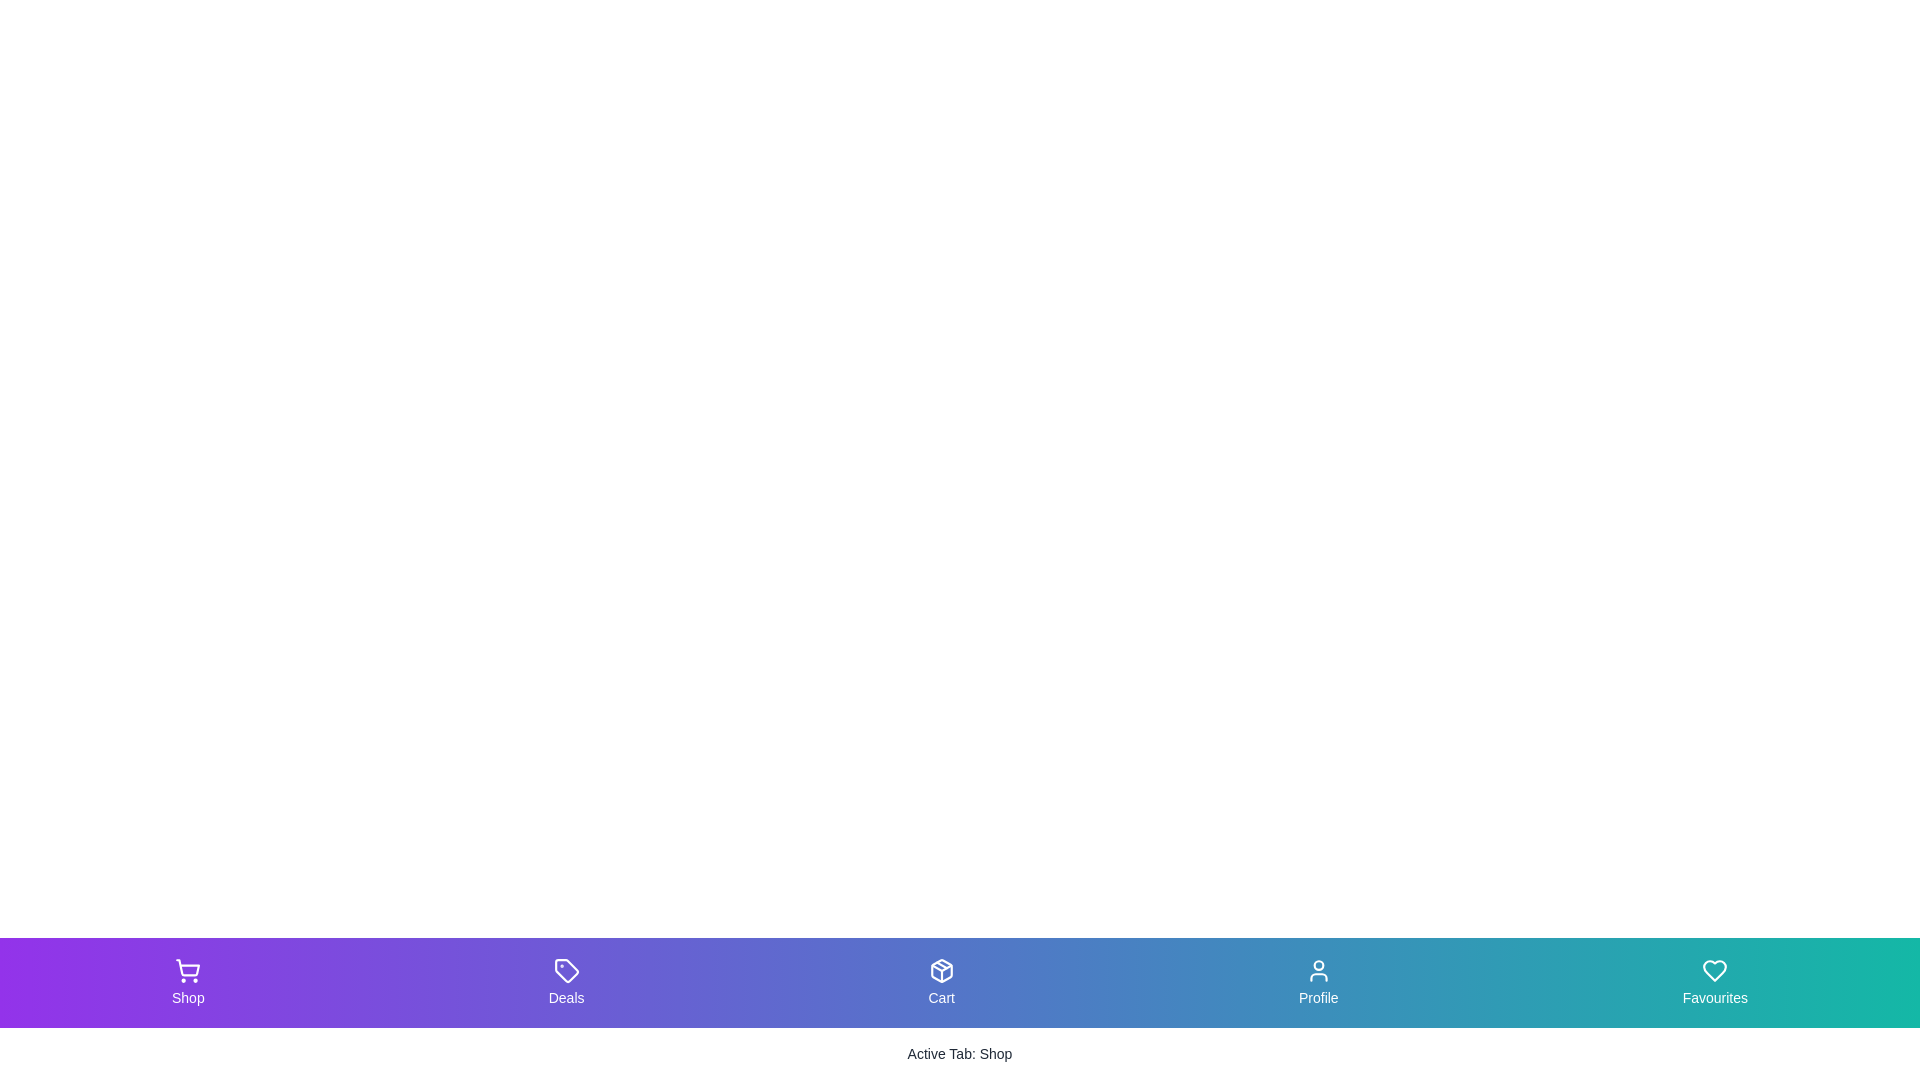 The image size is (1920, 1080). What do you see at coordinates (1318, 982) in the screenshot?
I see `the tab labeled Profile to view its hover effect` at bounding box center [1318, 982].